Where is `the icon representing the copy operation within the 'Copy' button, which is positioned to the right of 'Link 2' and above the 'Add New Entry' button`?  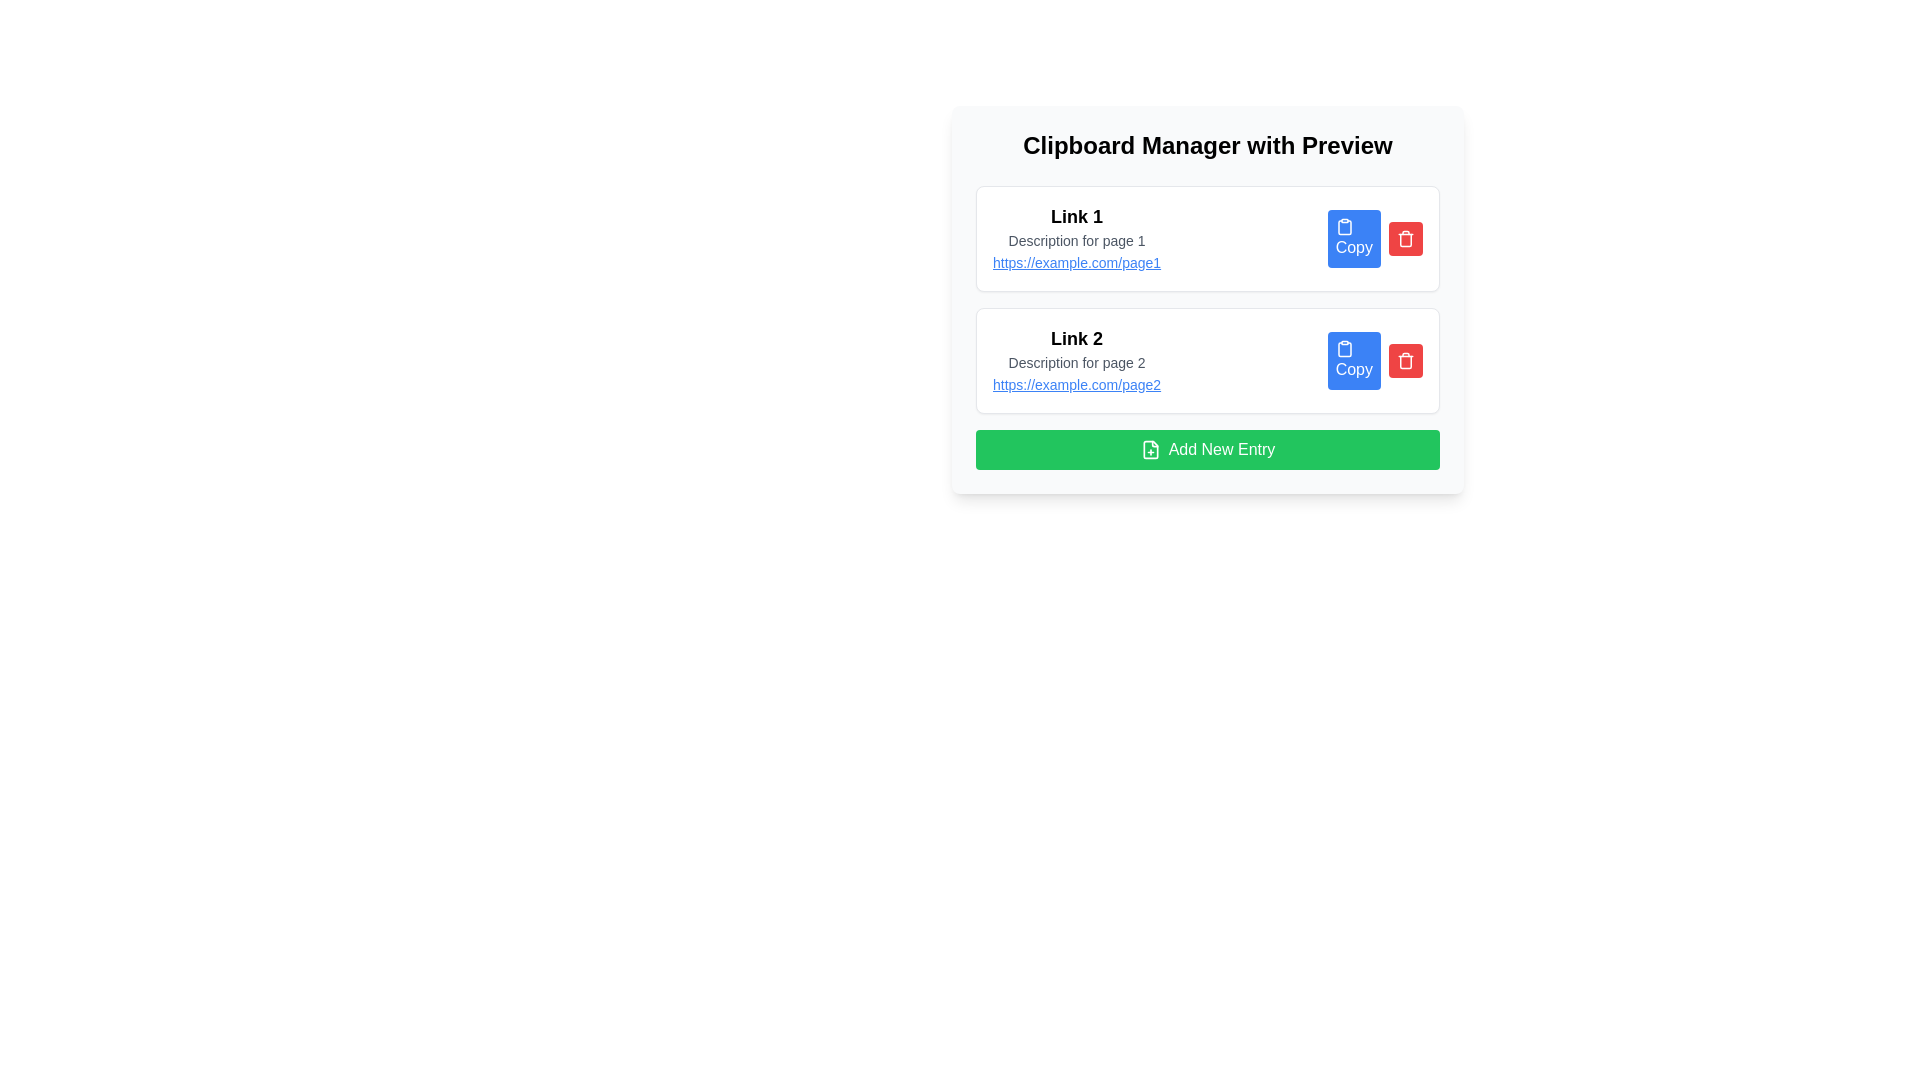 the icon representing the copy operation within the 'Copy' button, which is positioned to the right of 'Link 2' and above the 'Add New Entry' button is located at coordinates (1344, 347).